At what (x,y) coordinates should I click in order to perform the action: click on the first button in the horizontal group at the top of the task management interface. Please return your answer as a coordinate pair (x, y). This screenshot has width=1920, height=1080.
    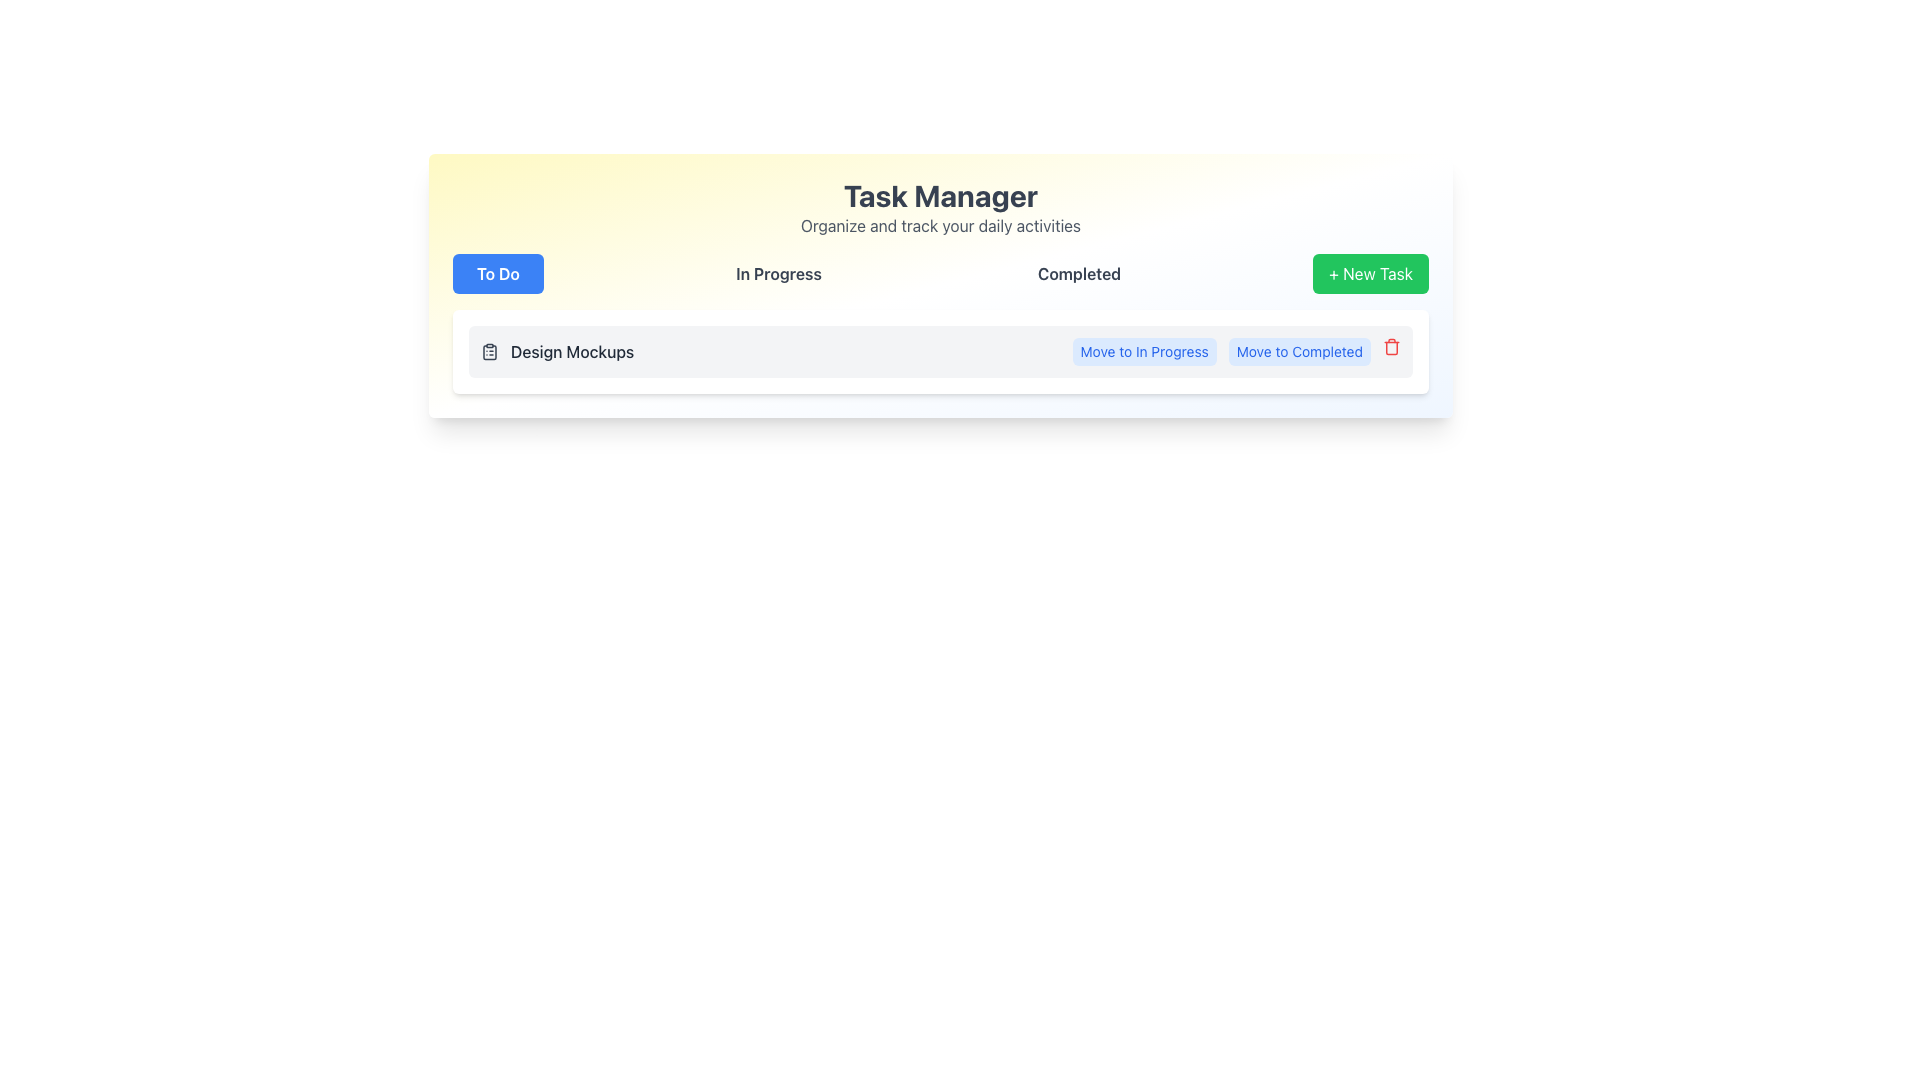
    Looking at the image, I should click on (498, 273).